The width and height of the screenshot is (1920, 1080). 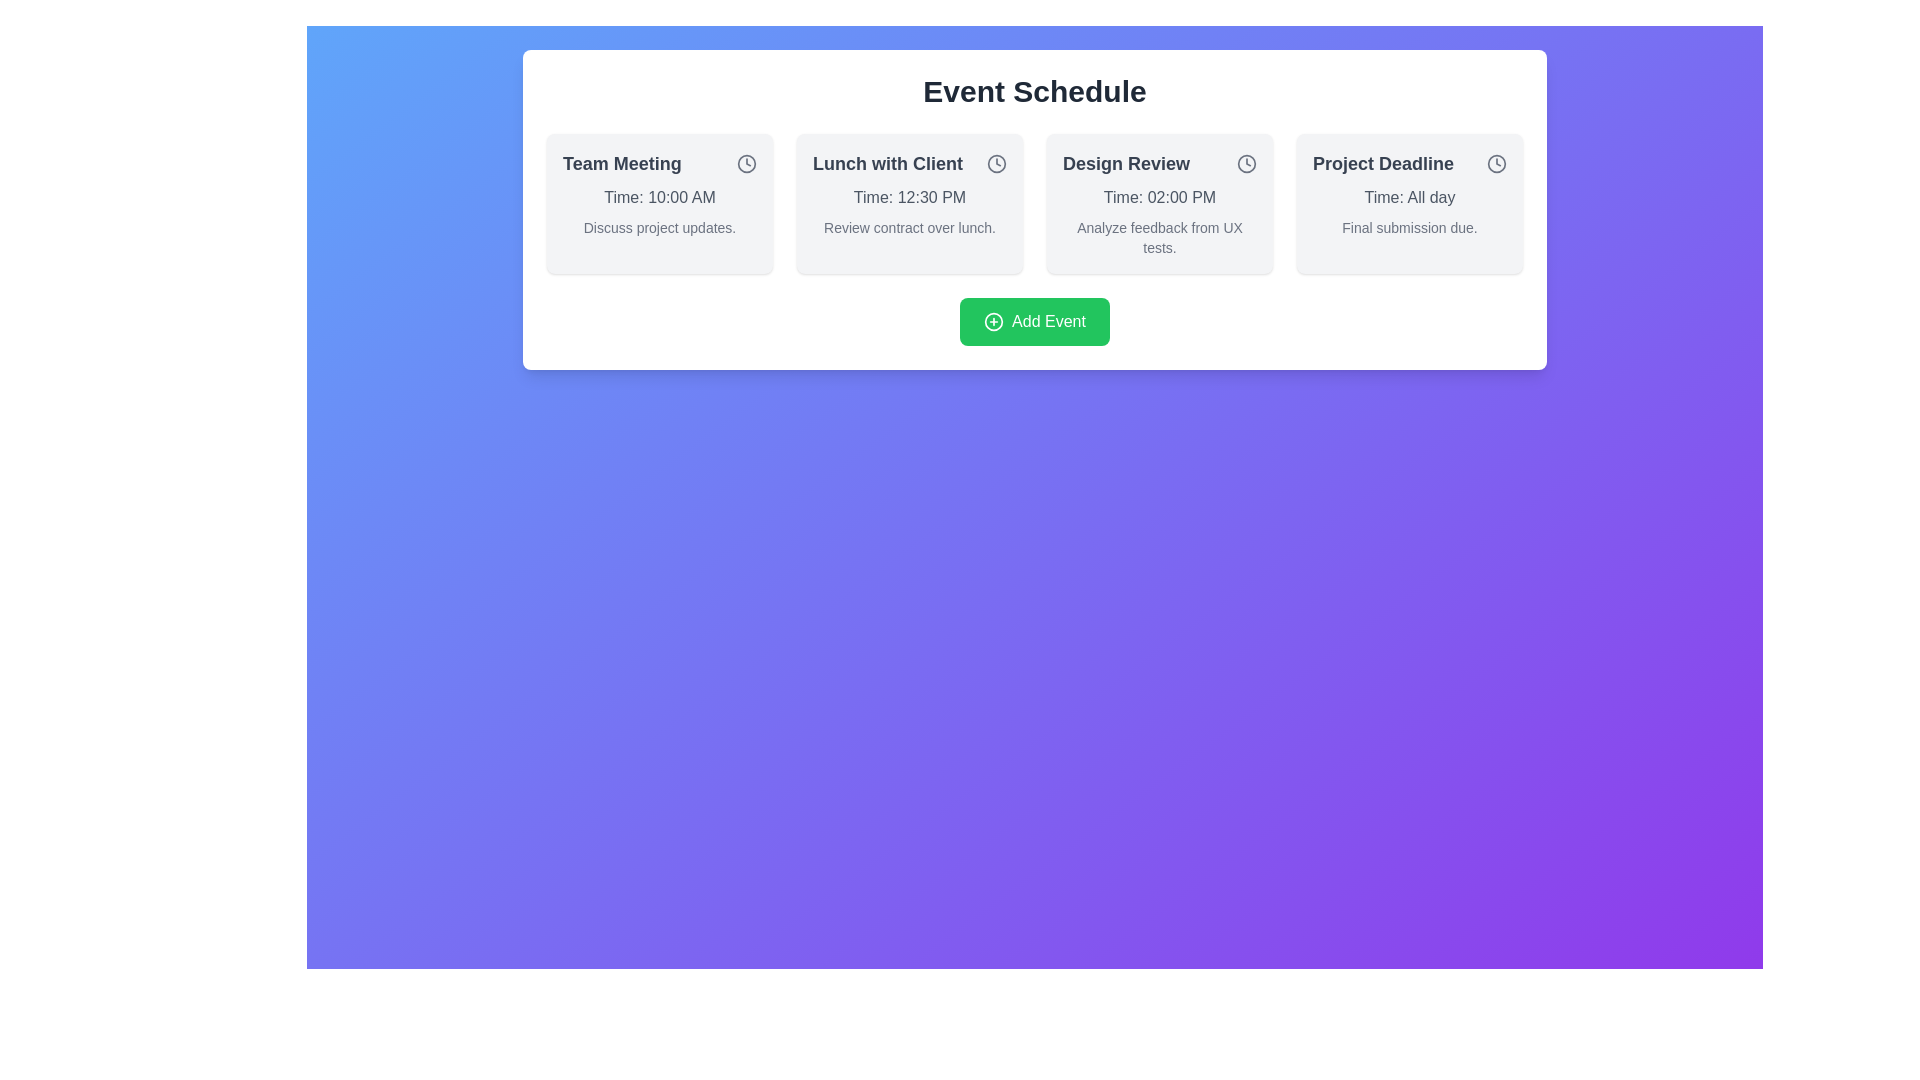 I want to click on the text label 'Project Deadline', which is styled in bold and large font, located in the upper-right corner of a card in the fourth column under 'Event Schedule', so click(x=1382, y=163).